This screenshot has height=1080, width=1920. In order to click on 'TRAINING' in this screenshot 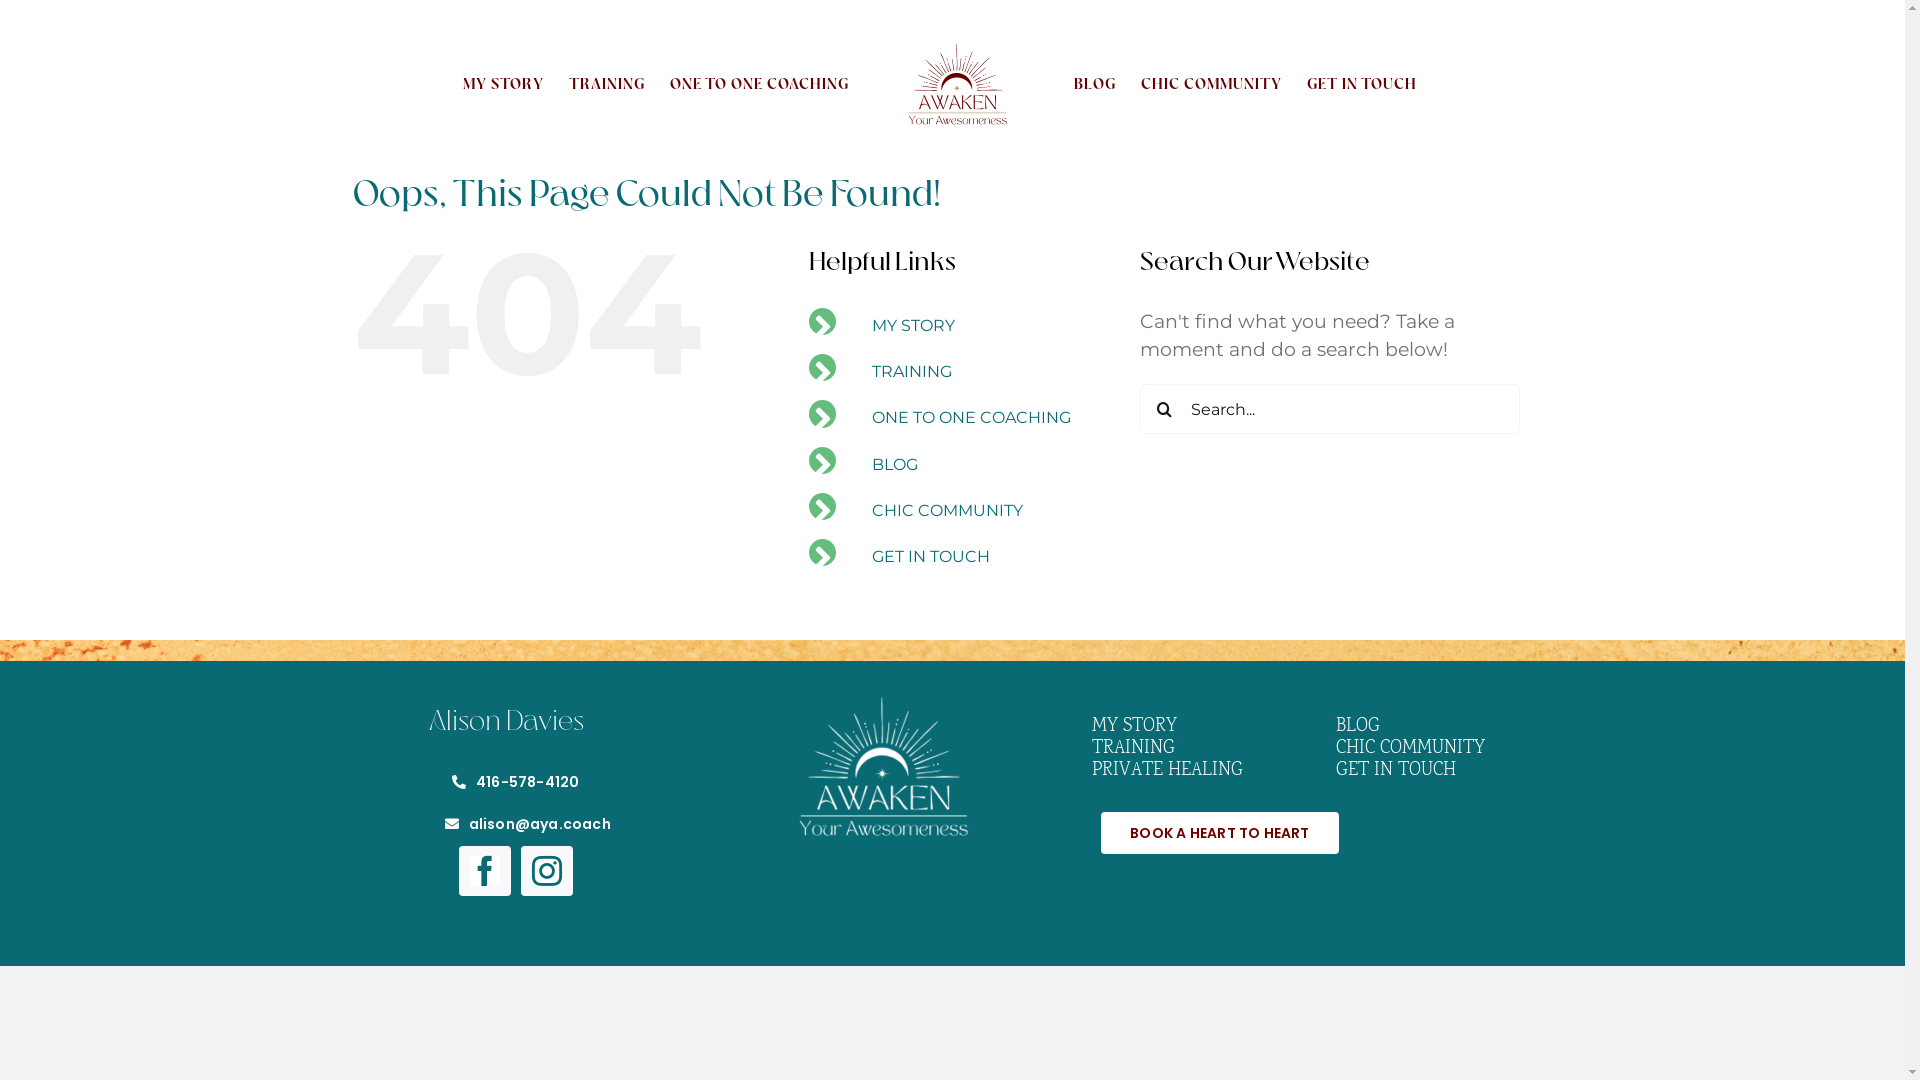, I will do `click(1090, 748)`.